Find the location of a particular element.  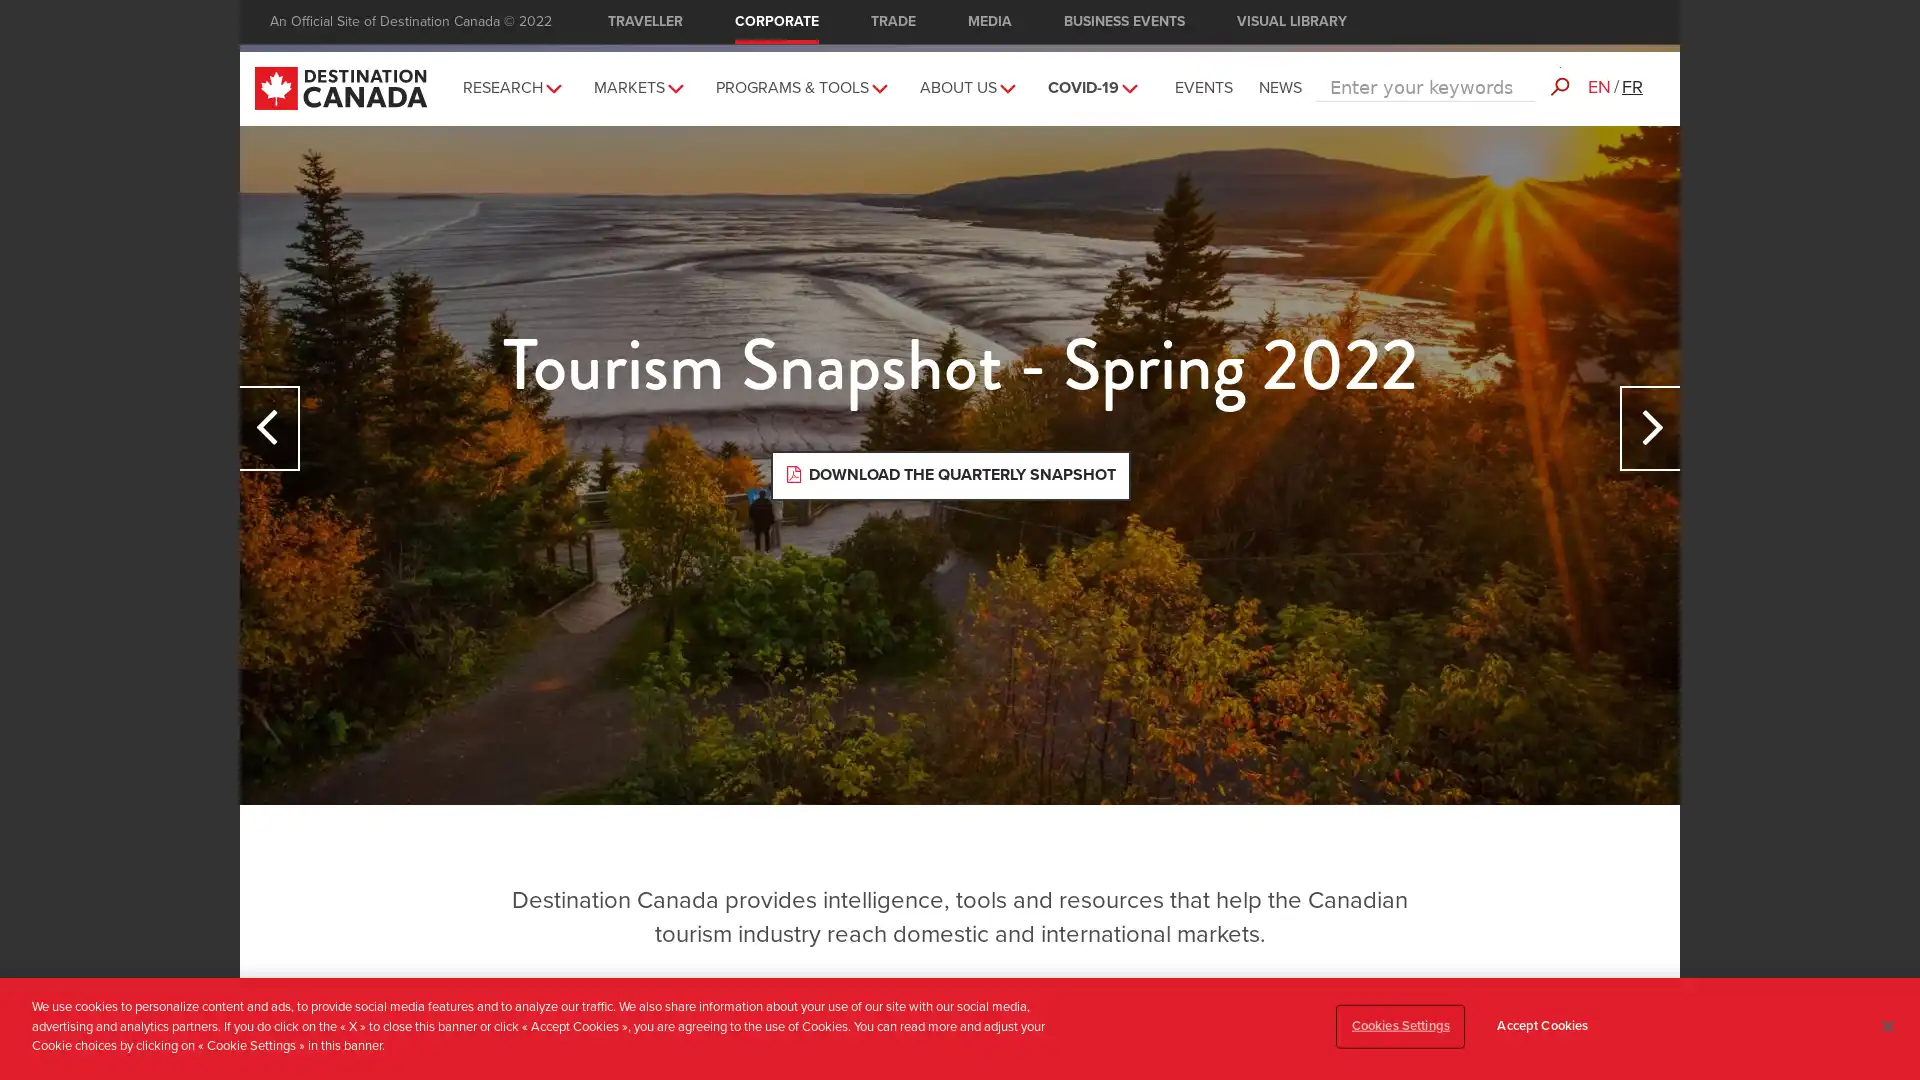

Expand is located at coordinates (1124, 80).